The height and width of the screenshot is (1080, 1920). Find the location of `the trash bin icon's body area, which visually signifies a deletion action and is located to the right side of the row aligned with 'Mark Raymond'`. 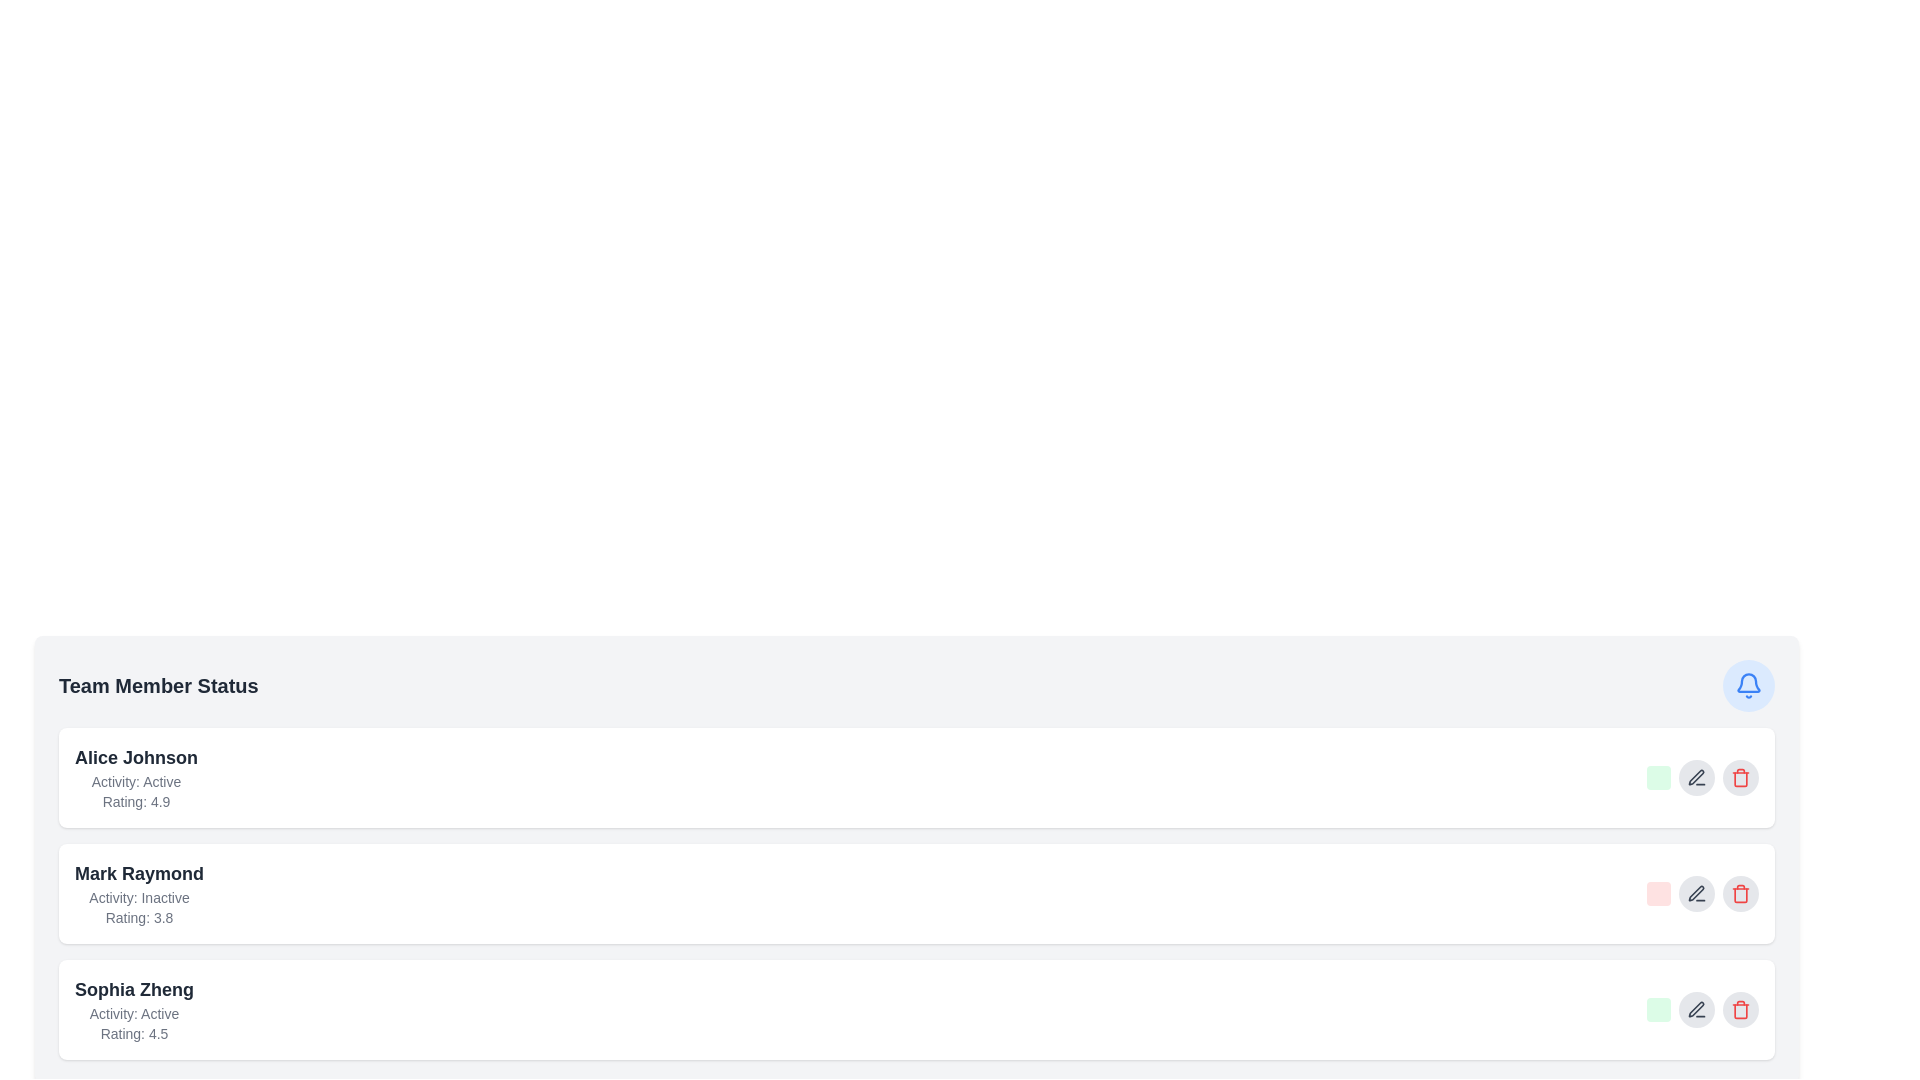

the trash bin icon's body area, which visually signifies a deletion action and is located to the right side of the row aligned with 'Mark Raymond' is located at coordinates (1740, 893).